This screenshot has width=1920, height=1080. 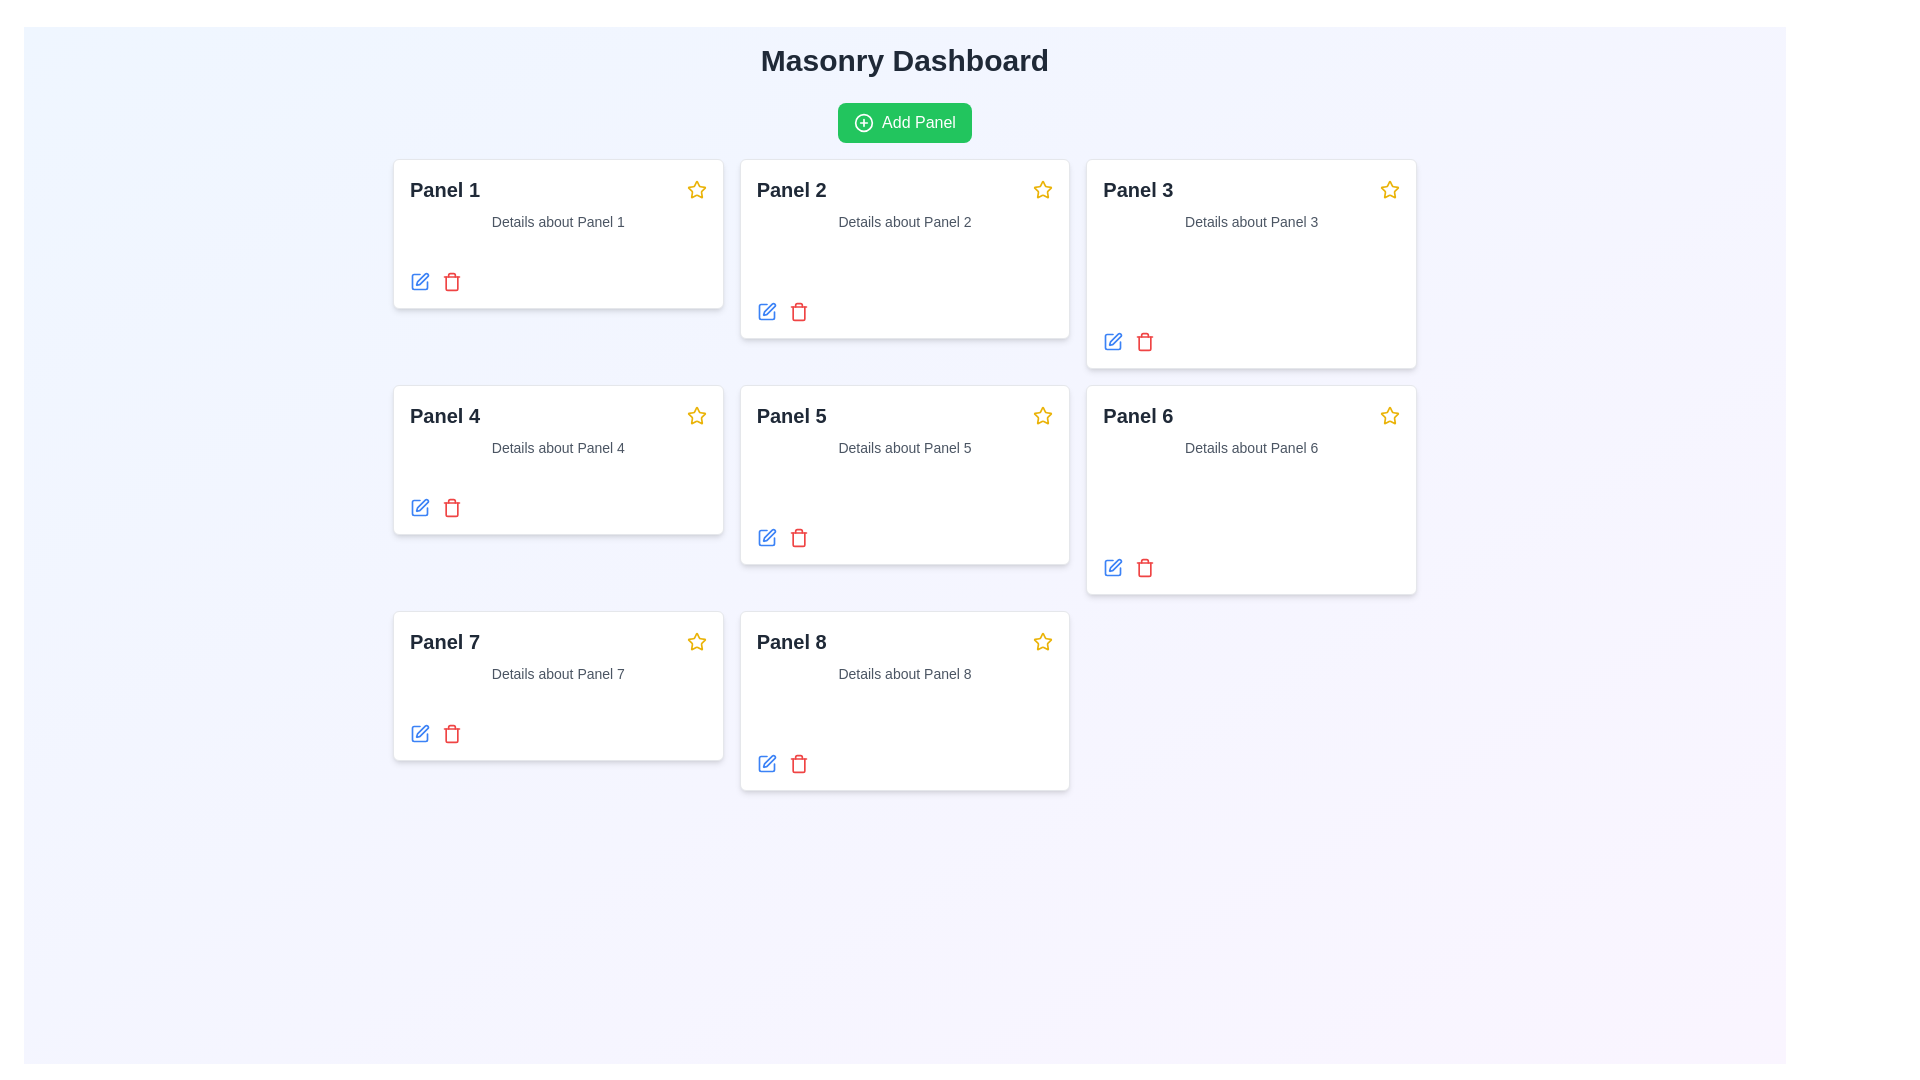 I want to click on the red trash can icon located at the bottom-right corner of 'Panel 5', so click(x=797, y=536).